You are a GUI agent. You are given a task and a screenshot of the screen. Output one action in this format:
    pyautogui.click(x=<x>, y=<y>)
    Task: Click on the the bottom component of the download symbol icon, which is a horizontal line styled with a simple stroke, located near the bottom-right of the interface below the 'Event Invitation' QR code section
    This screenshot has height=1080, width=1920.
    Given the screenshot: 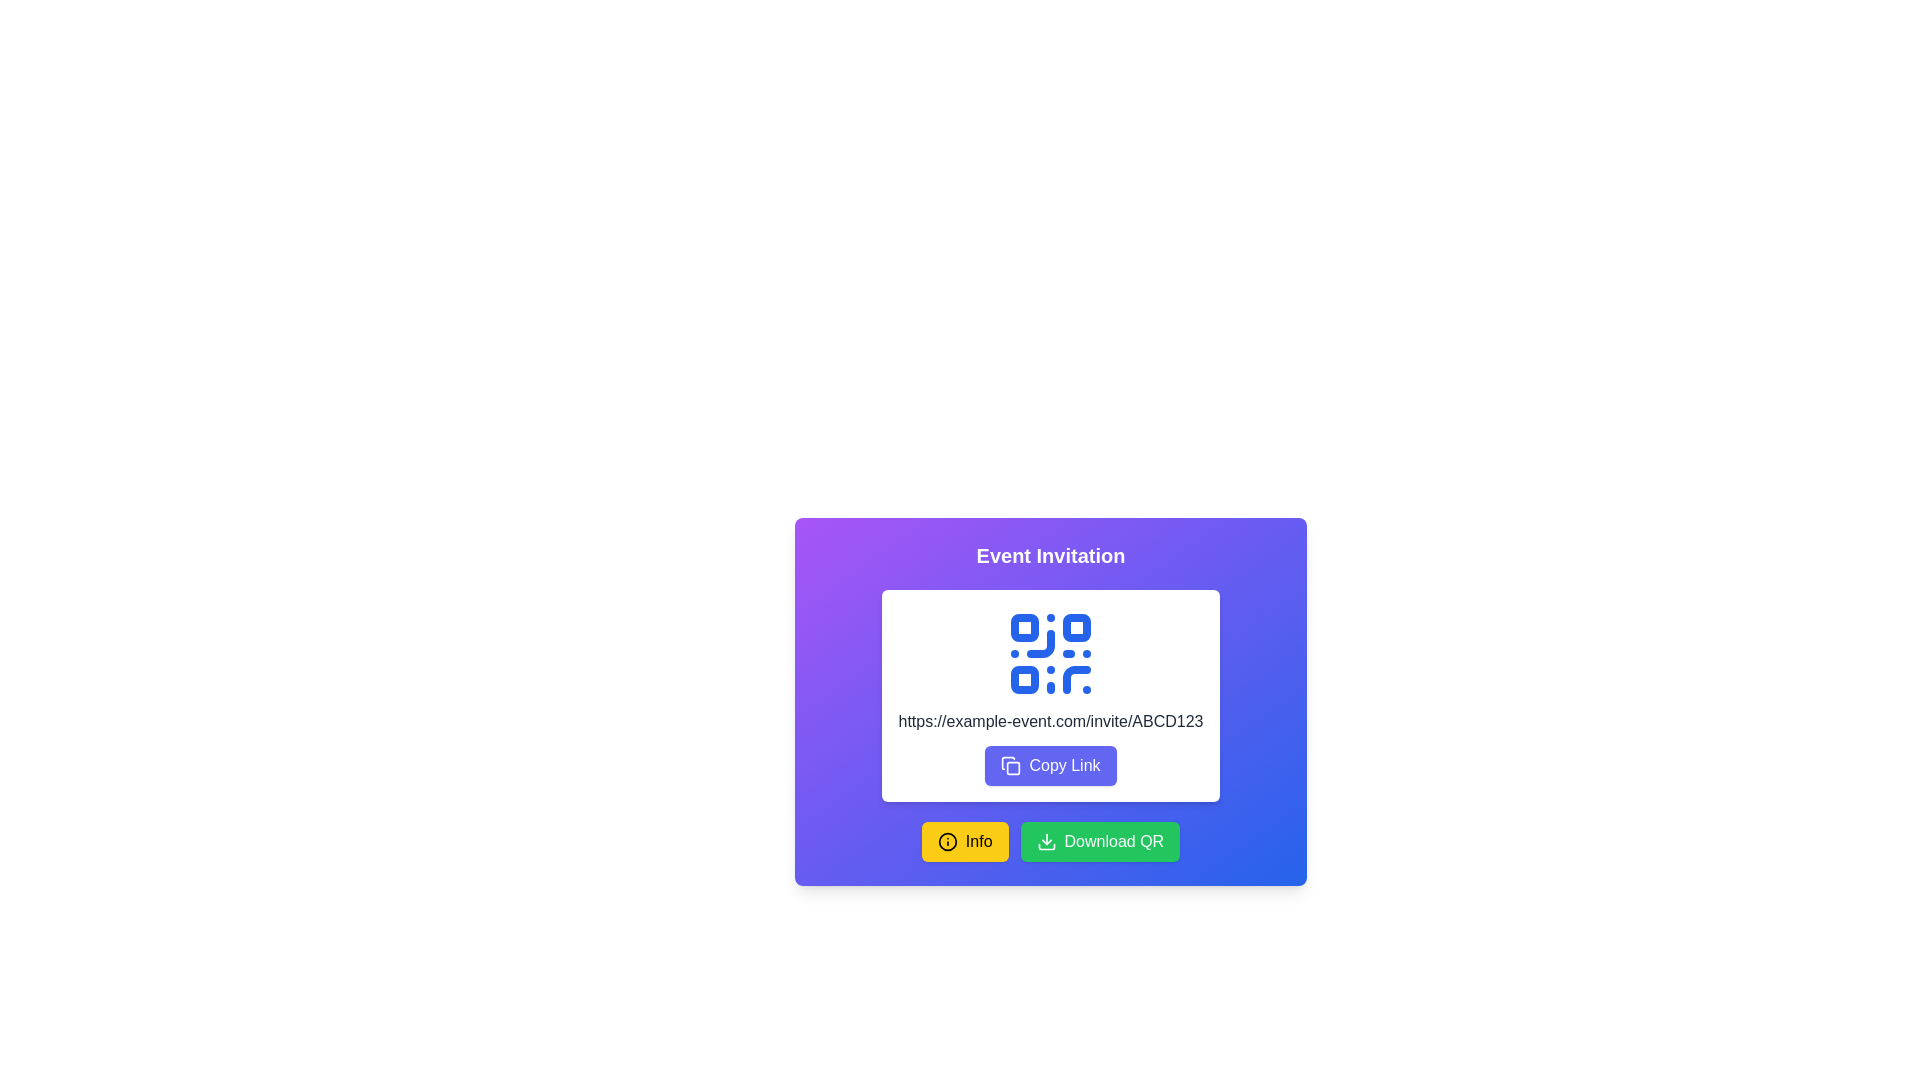 What is the action you would take?
    pyautogui.click(x=1045, y=847)
    